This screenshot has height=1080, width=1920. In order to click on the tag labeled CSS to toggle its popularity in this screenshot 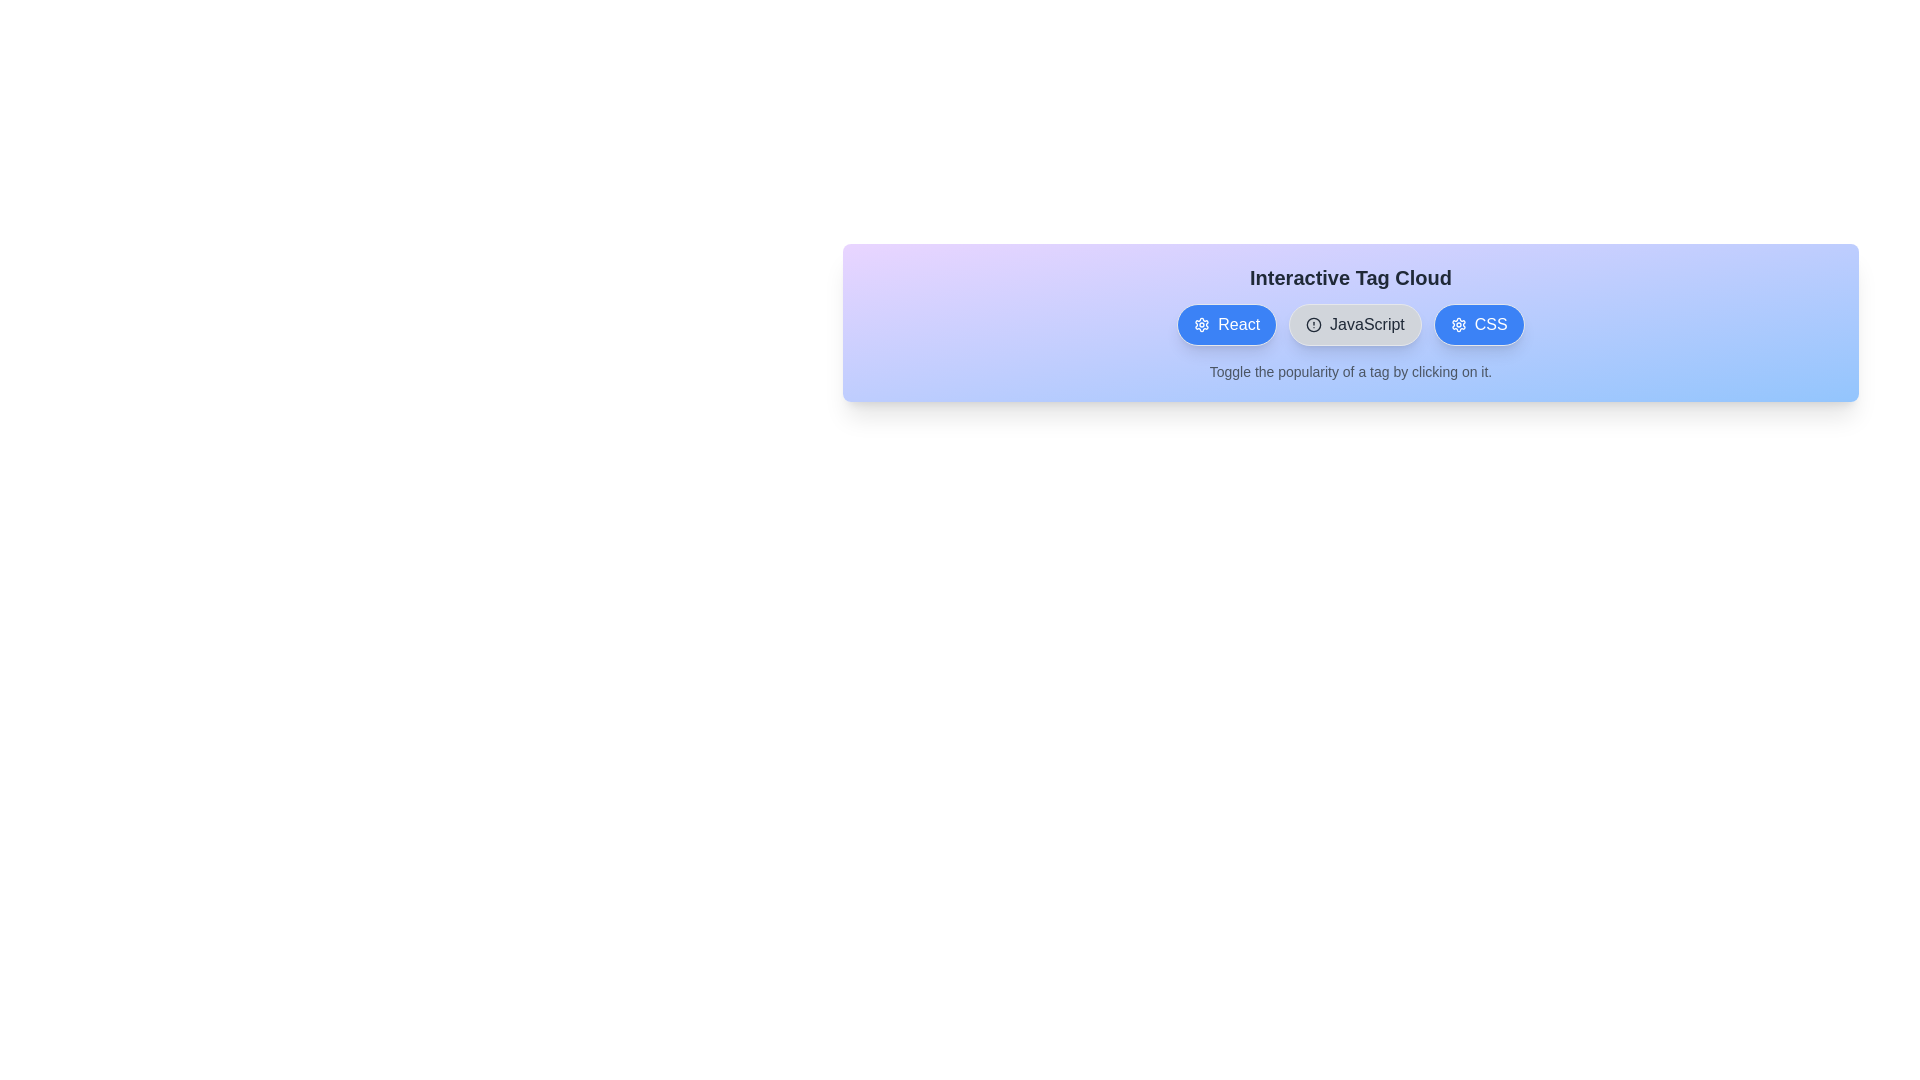, I will do `click(1479, 323)`.